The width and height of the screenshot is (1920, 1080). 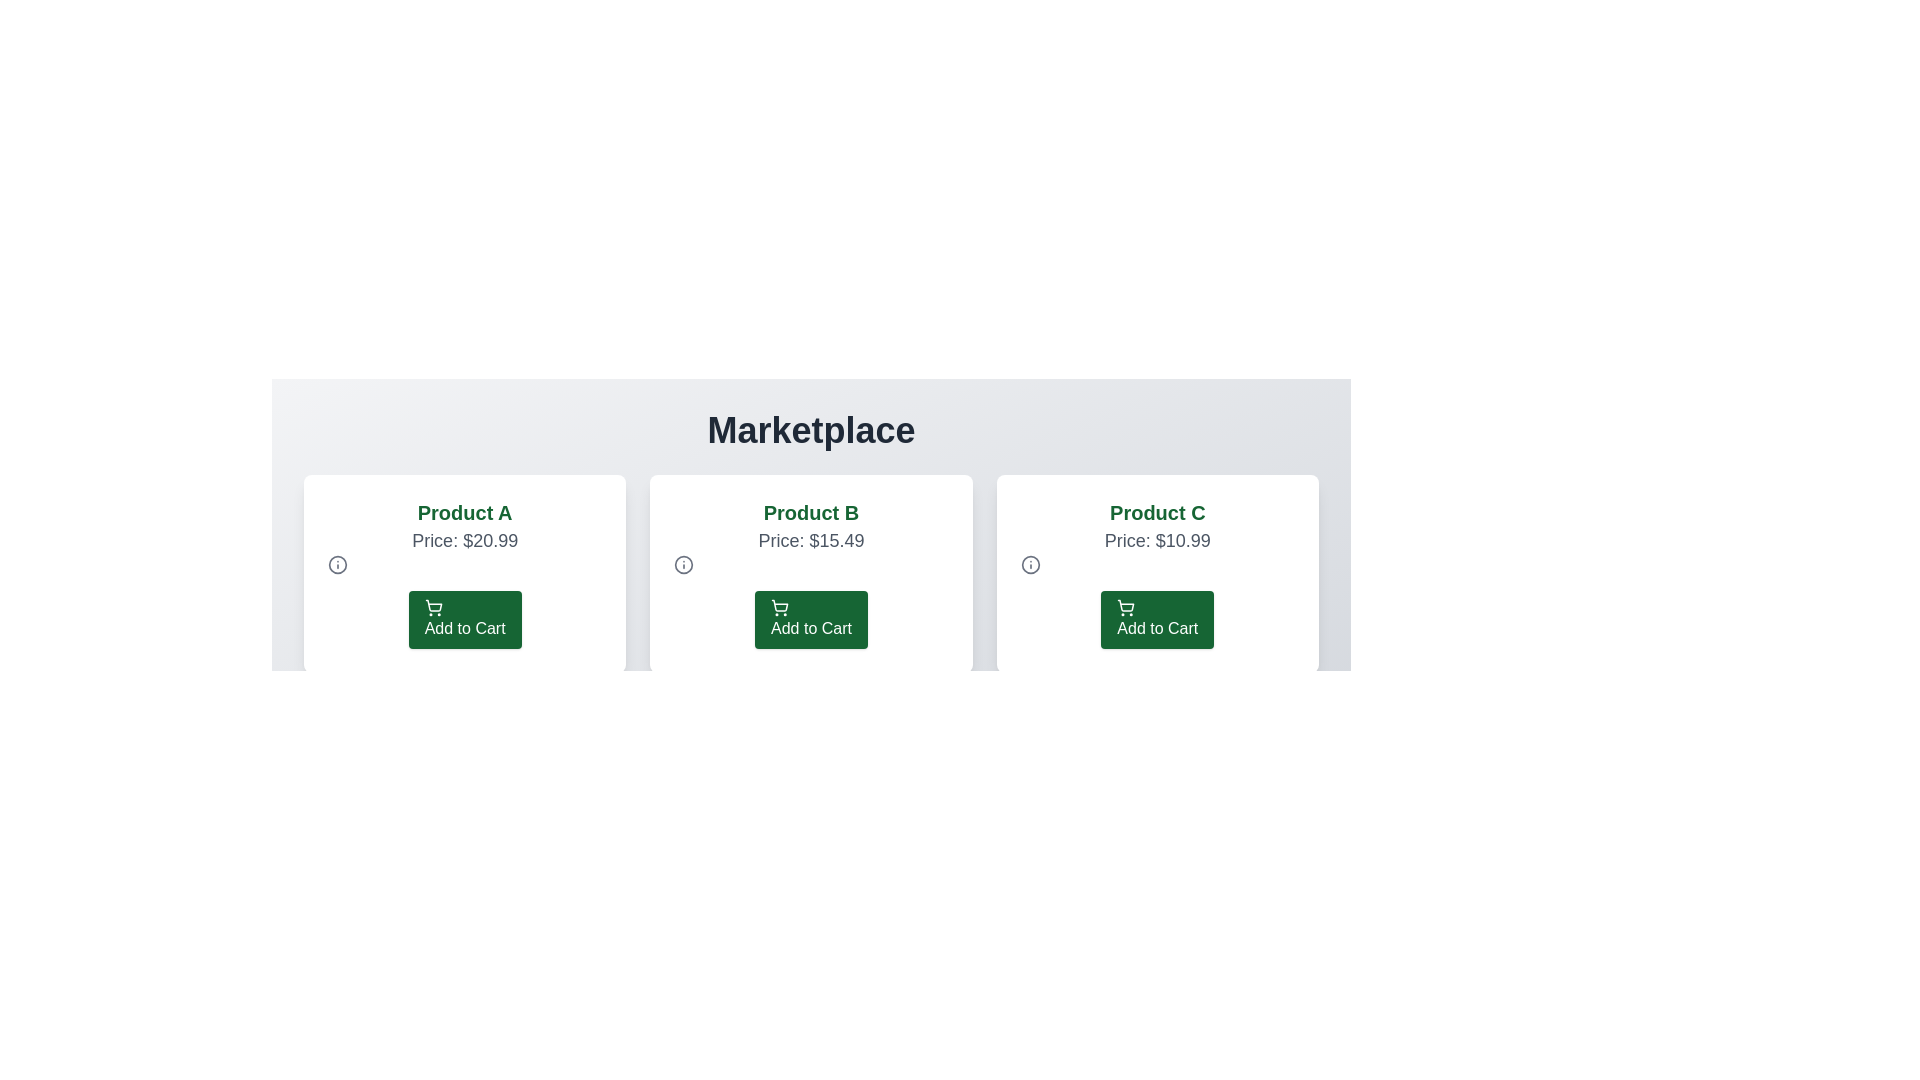 I want to click on the small circular information icon with a gray outline located within the card for 'Product B', positioned below the price text '$15.49' and above the 'Add to Cart' button, so click(x=684, y=564).